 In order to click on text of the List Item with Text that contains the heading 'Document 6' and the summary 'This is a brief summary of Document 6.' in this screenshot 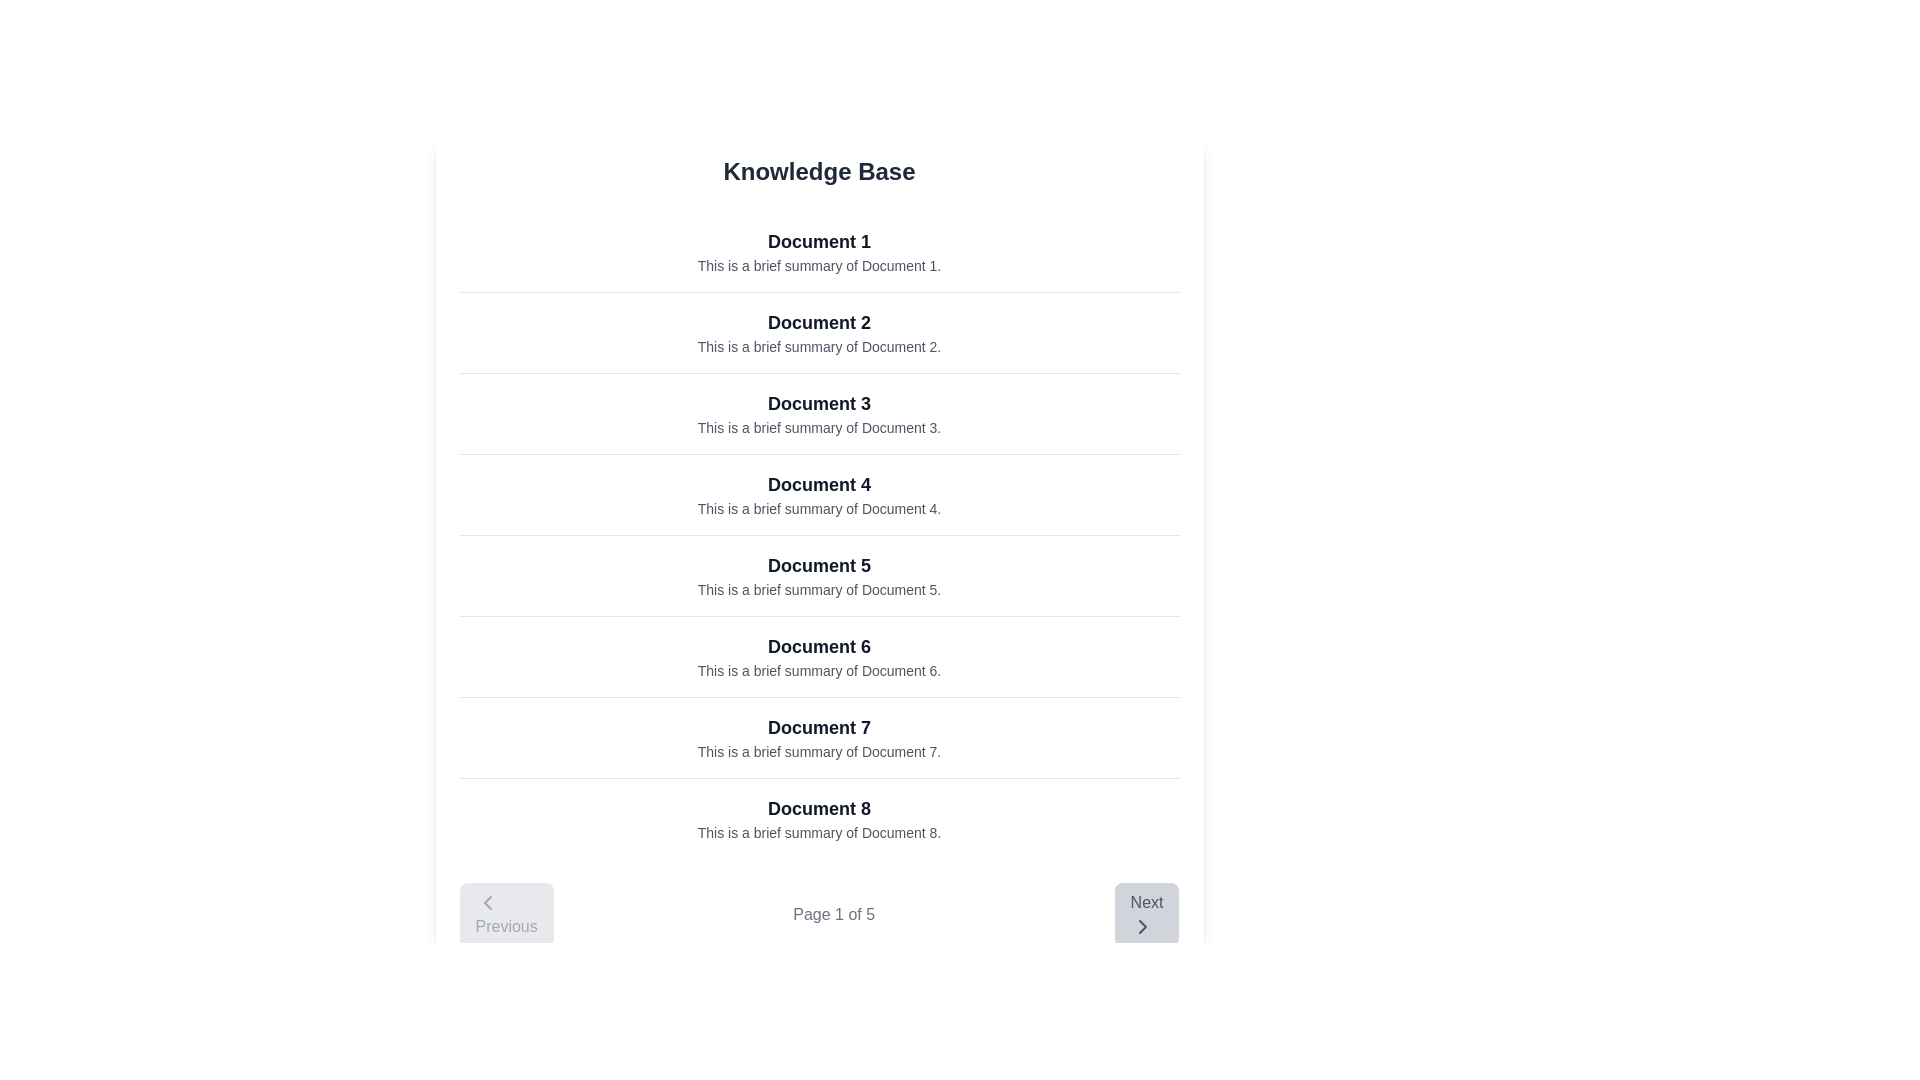, I will do `click(819, 656)`.